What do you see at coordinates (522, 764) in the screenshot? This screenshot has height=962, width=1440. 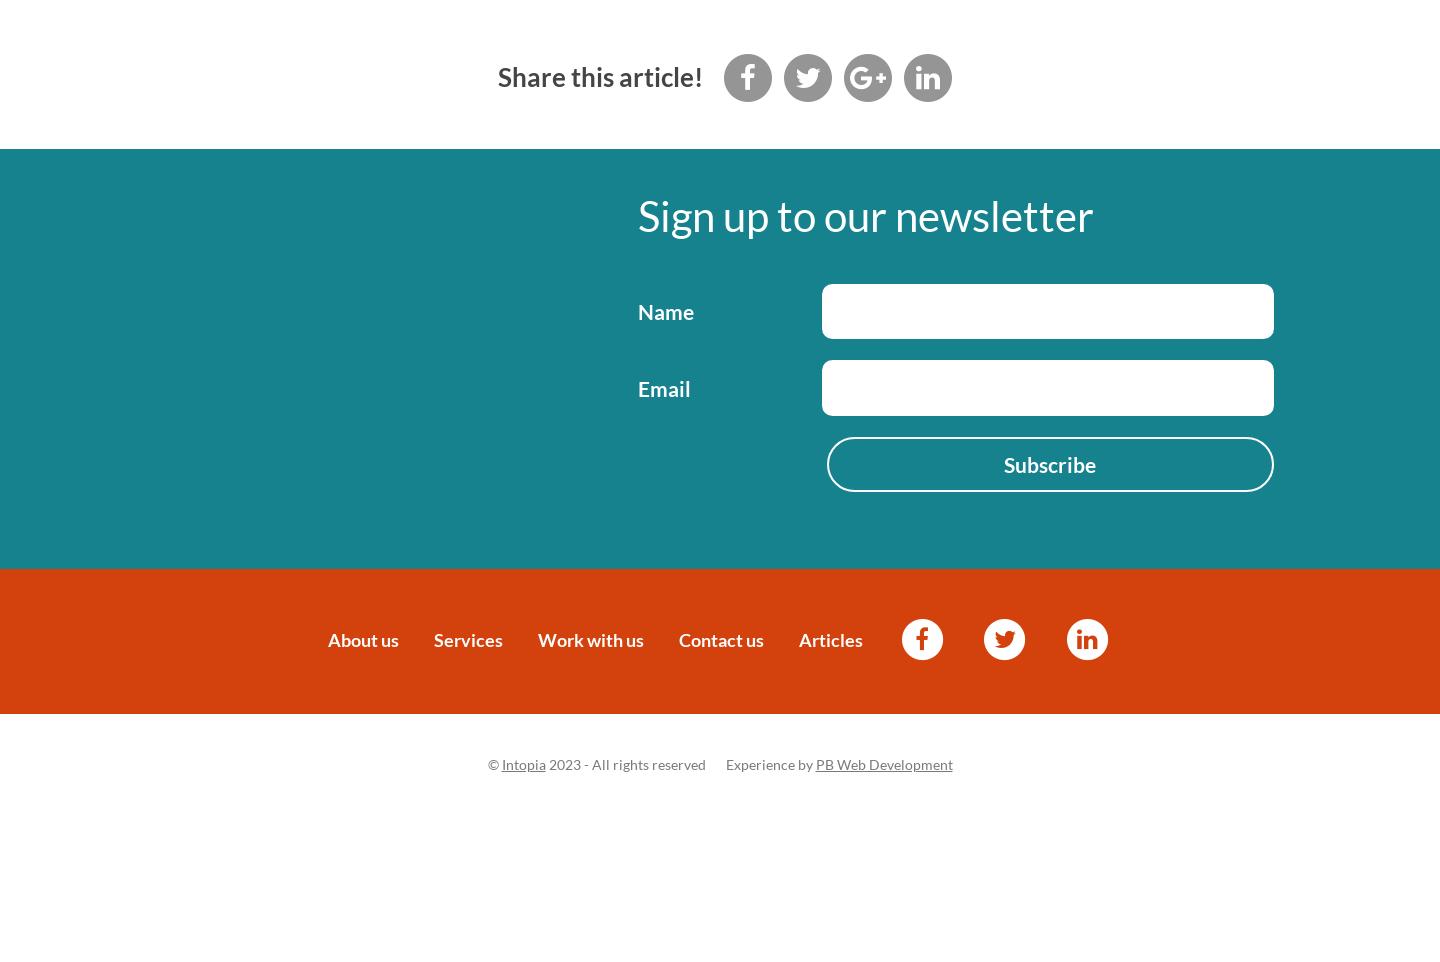 I see `'Intopia'` at bounding box center [522, 764].